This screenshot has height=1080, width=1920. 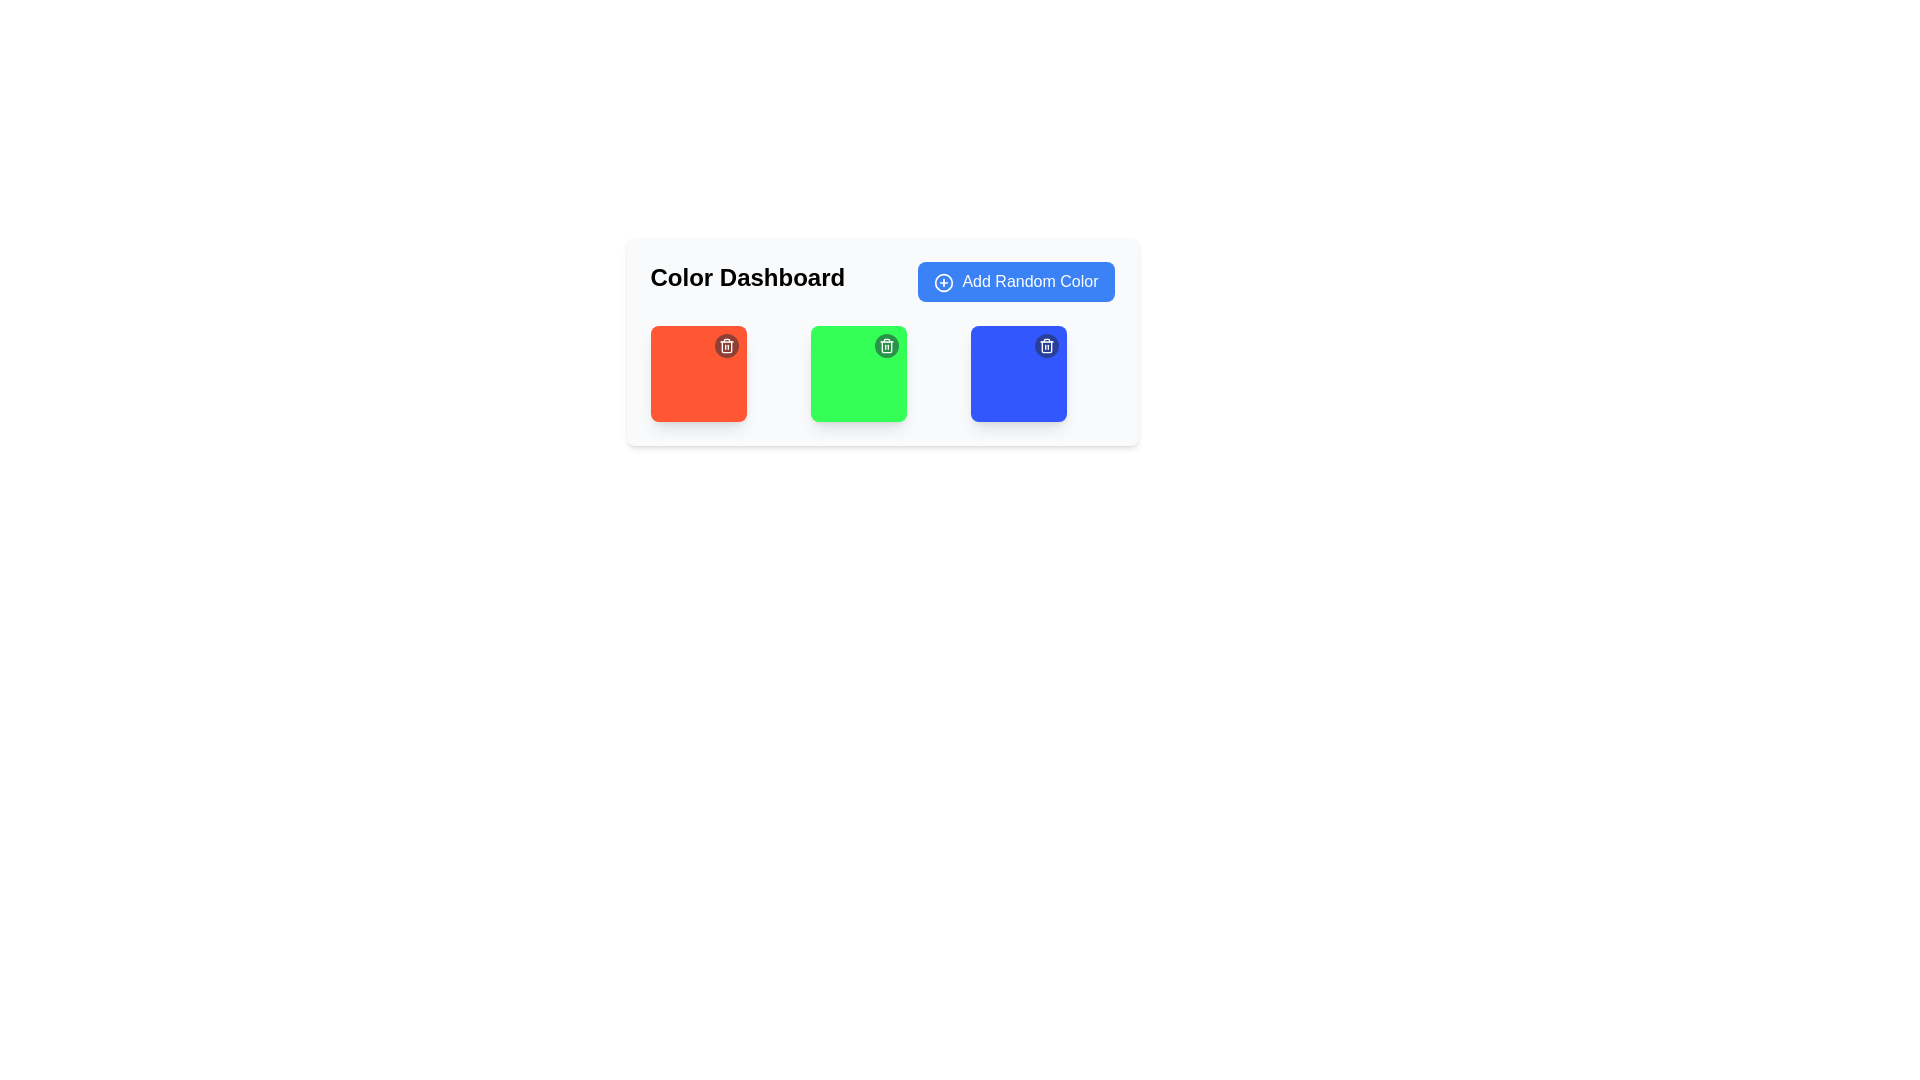 What do you see at coordinates (1045, 345) in the screenshot?
I see `the trash can icon button located in the top-right corner of the third blue card` at bounding box center [1045, 345].